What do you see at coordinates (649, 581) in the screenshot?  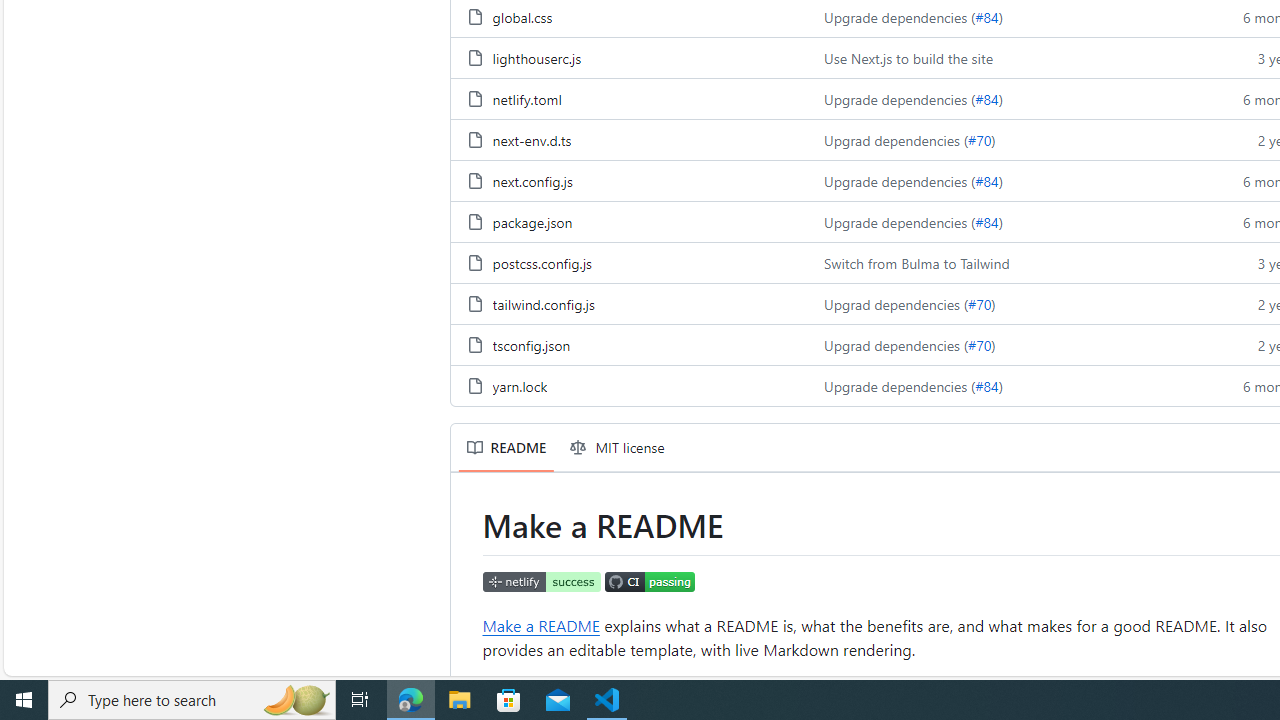 I see `'CI status'` at bounding box center [649, 581].